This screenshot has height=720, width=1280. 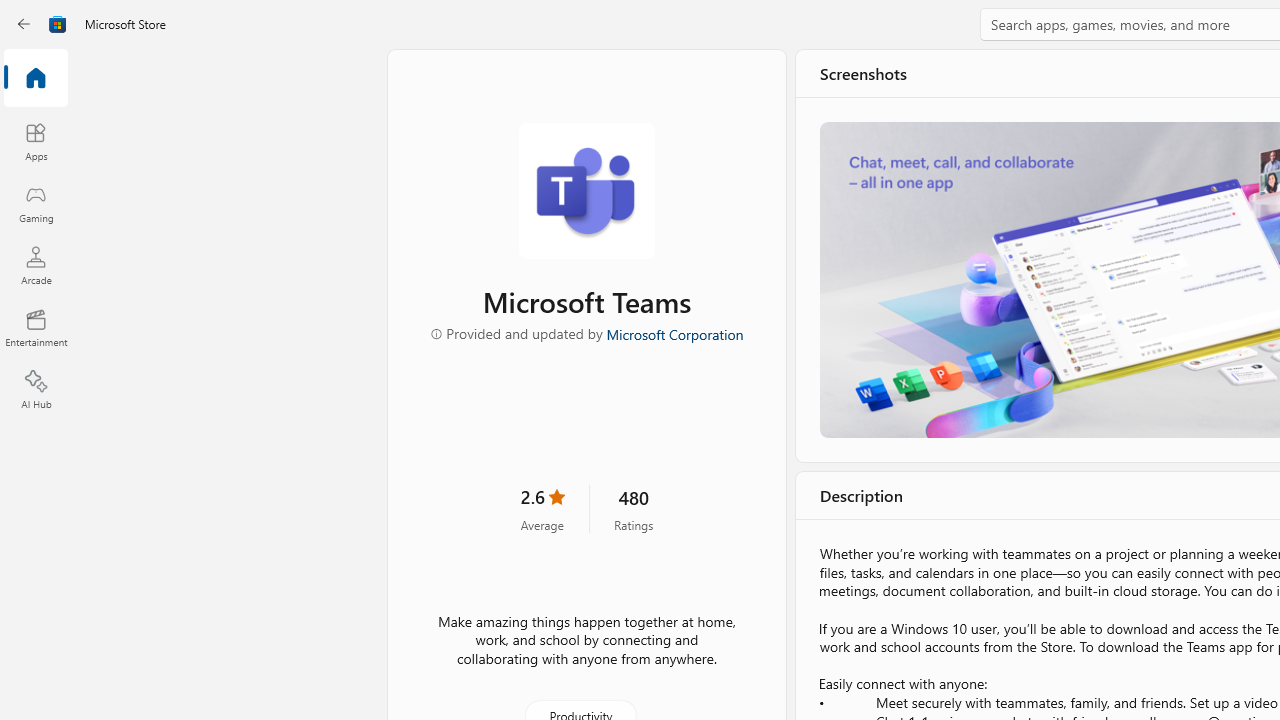 What do you see at coordinates (673, 332) in the screenshot?
I see `'Microsoft Corporation'` at bounding box center [673, 332].